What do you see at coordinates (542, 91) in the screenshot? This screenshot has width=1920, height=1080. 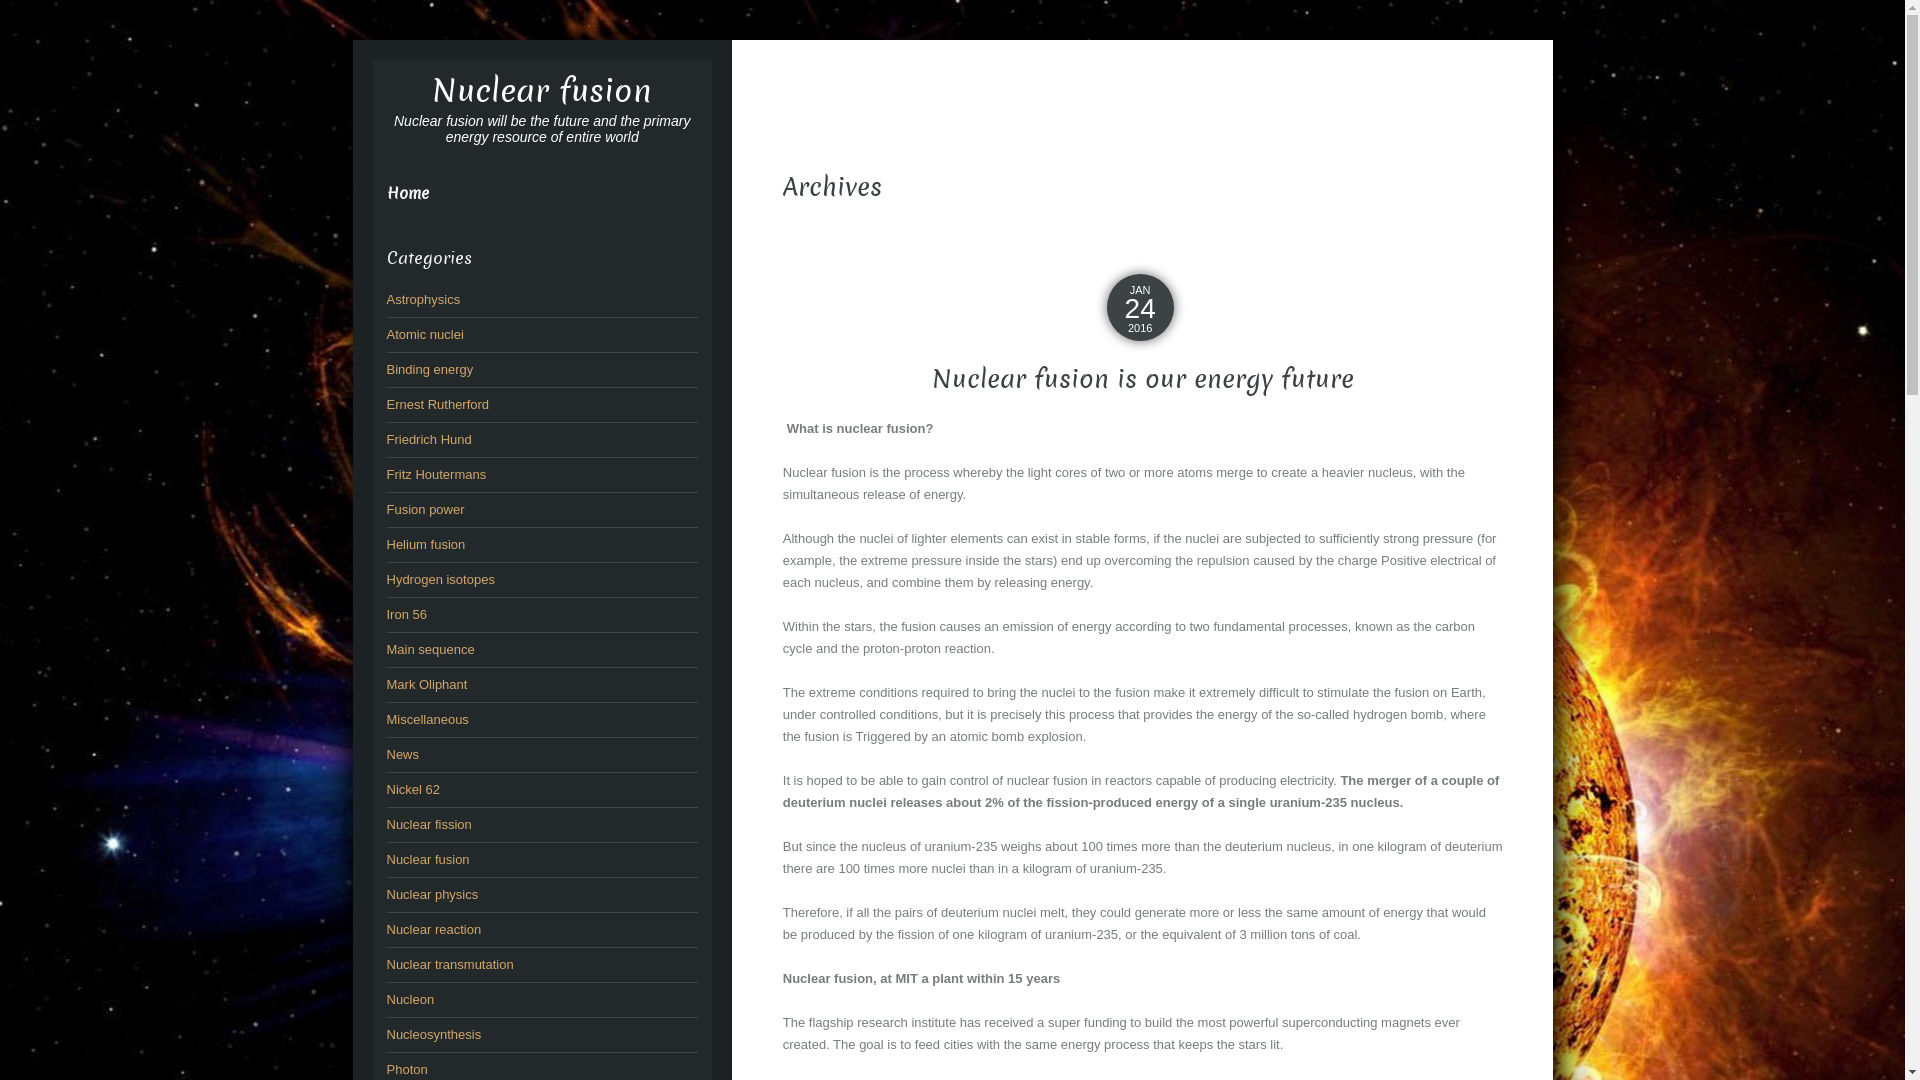 I see `'Nuclear fusion'` at bounding box center [542, 91].